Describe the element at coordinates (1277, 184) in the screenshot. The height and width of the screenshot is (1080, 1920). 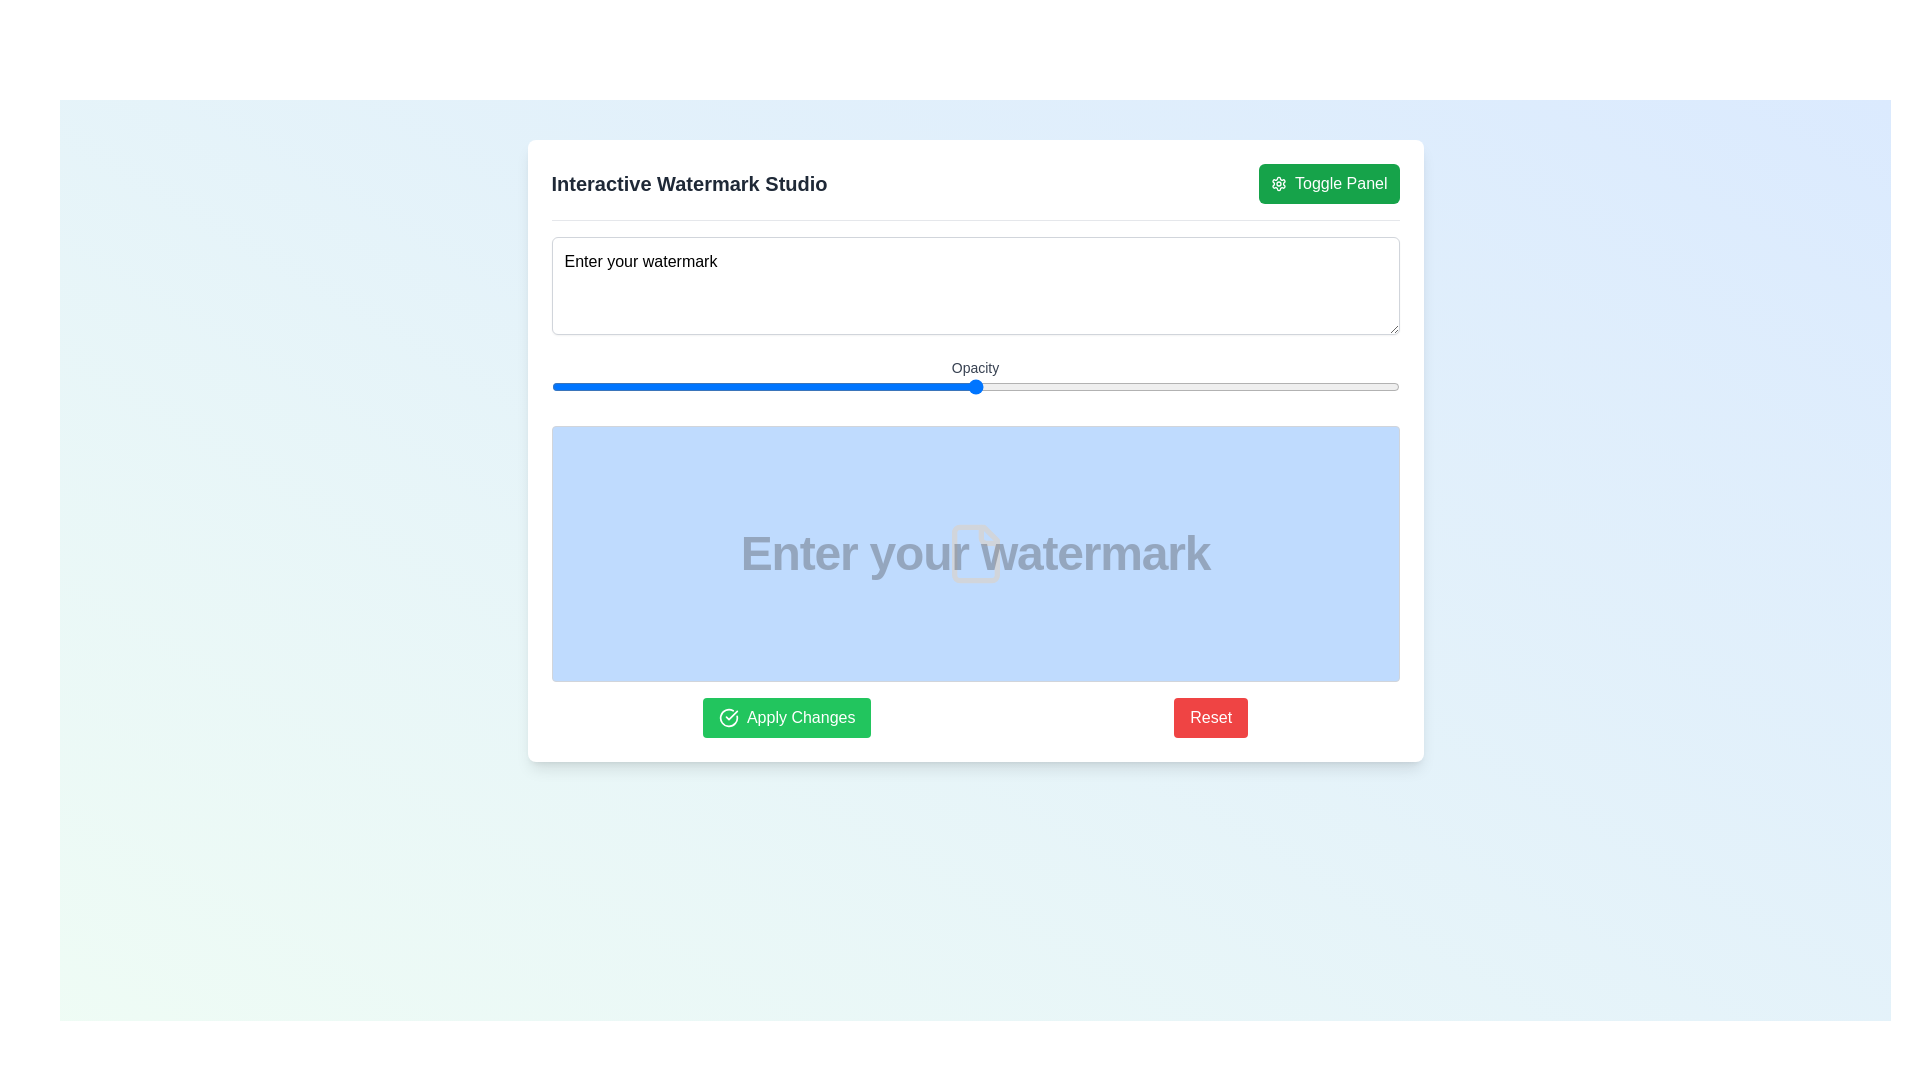
I see `the cogwheel icon located inside the green 'Toggle Panel' button in the top-right corner of the interface's main panel` at that location.